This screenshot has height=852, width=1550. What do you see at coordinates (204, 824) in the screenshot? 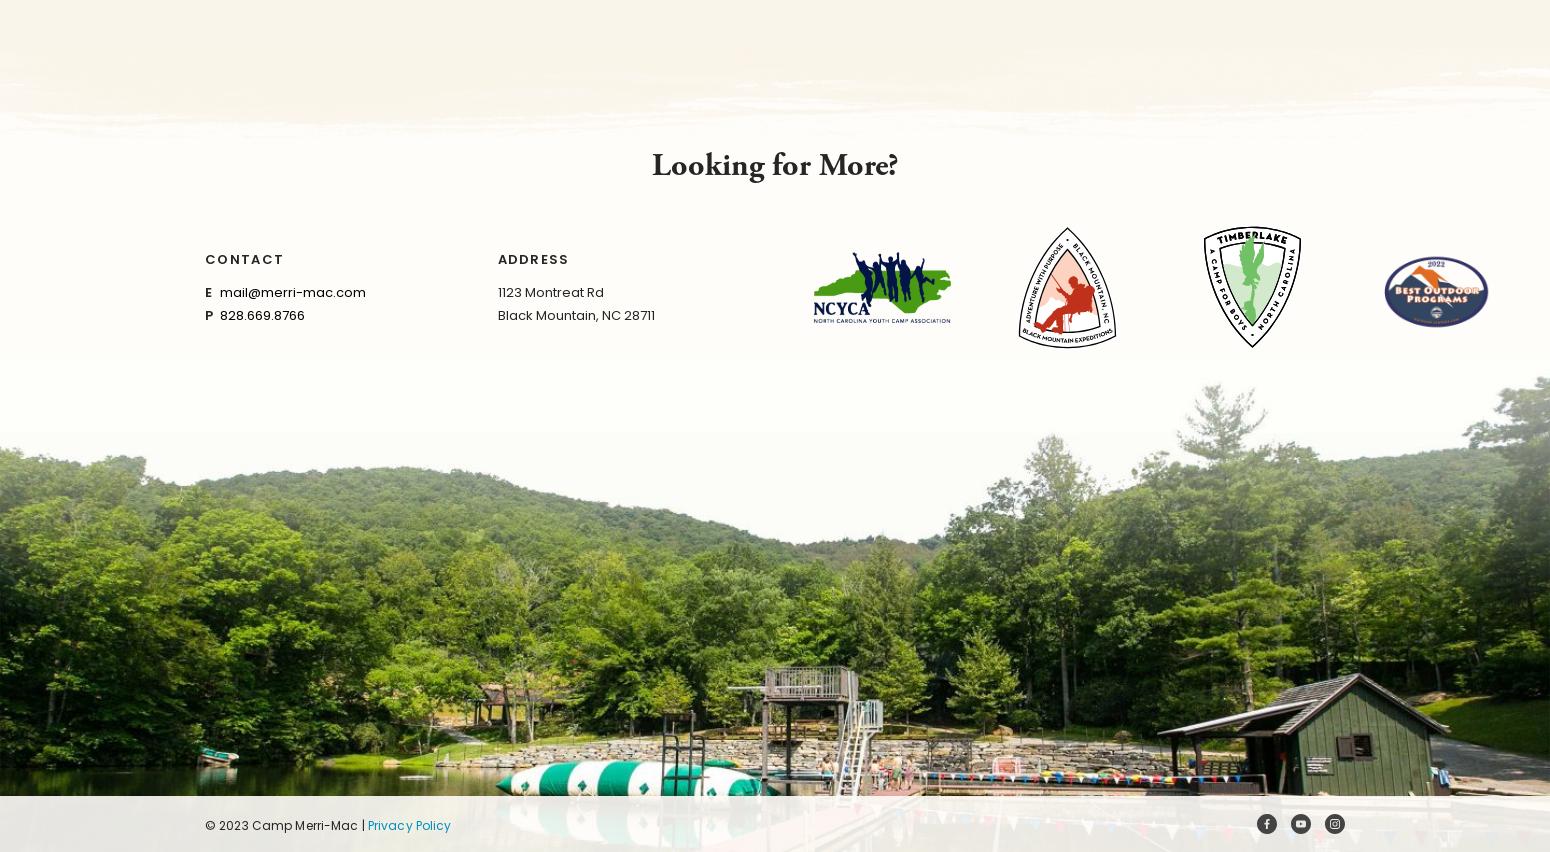
I see `'© 2023 Camp Merri-Mac |'` at bounding box center [204, 824].